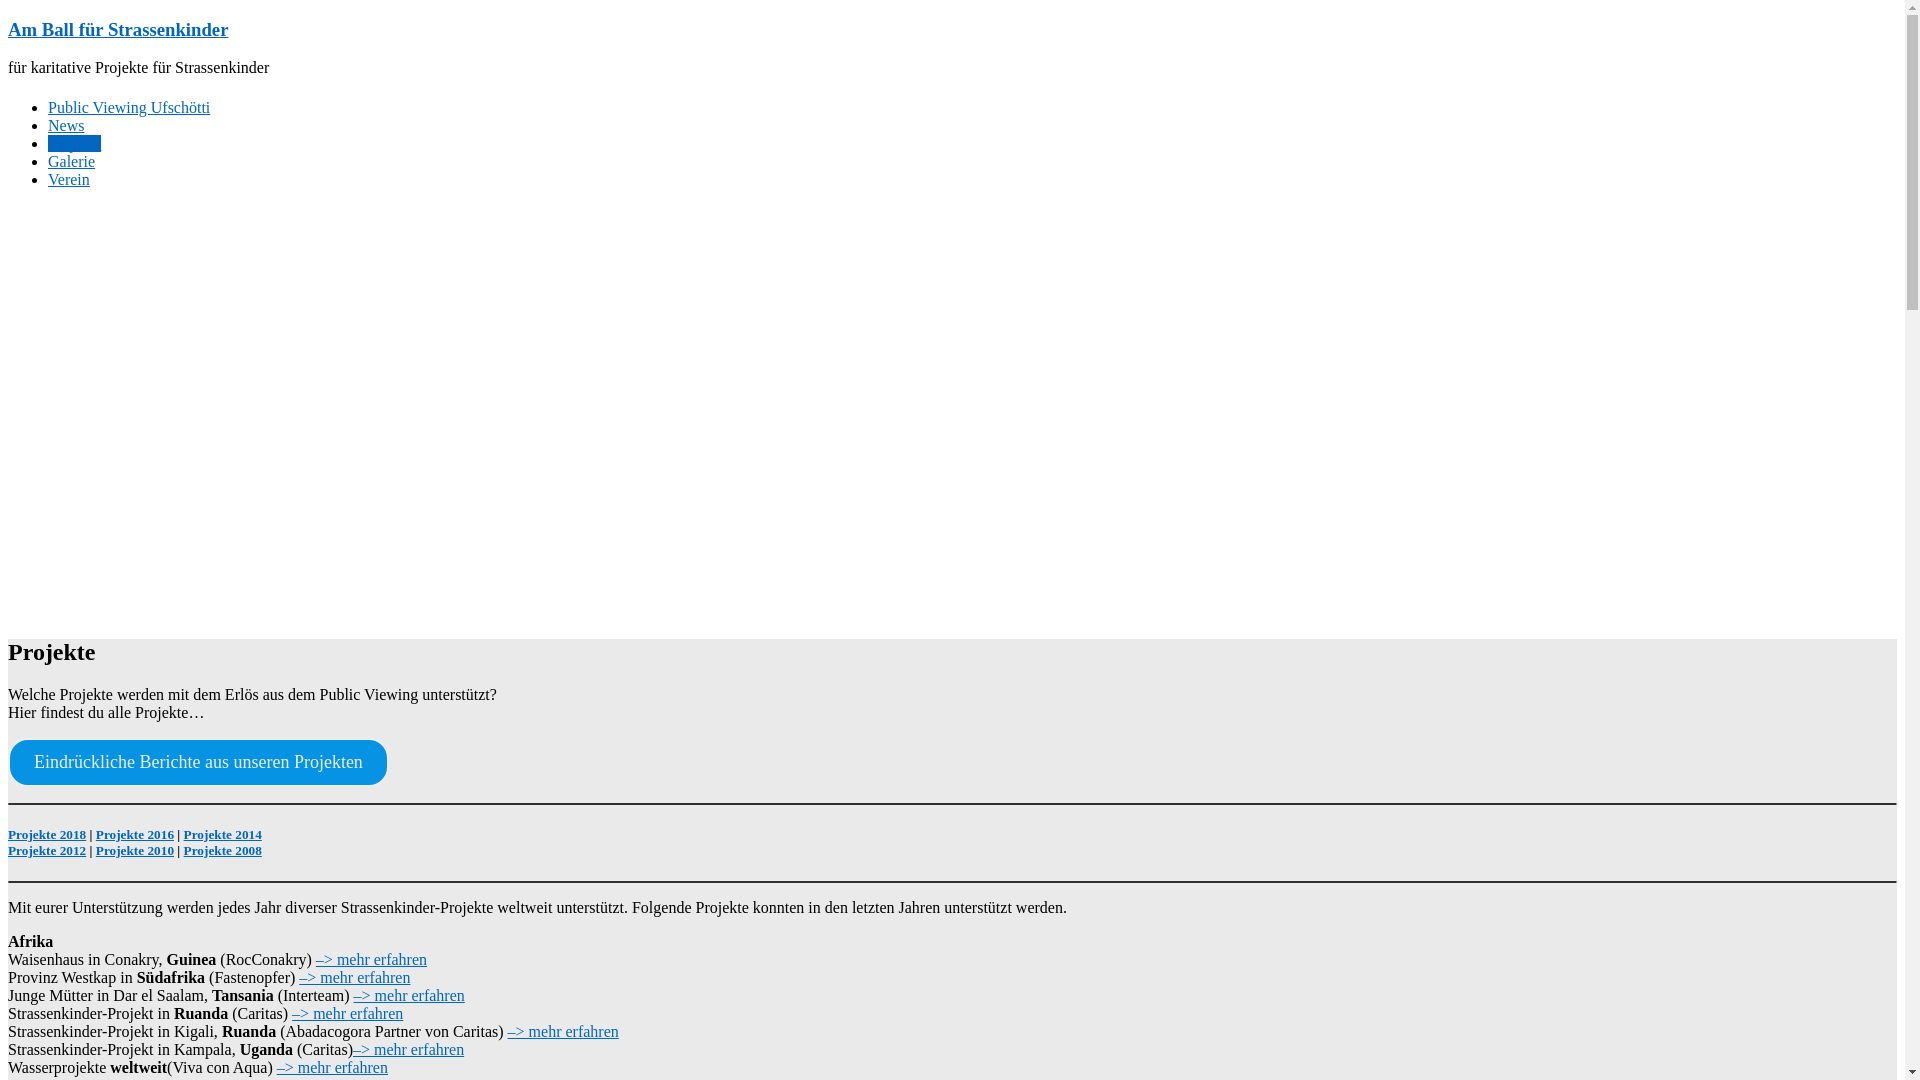 The image size is (1920, 1080). What do you see at coordinates (71, 160) in the screenshot?
I see `'Galerie'` at bounding box center [71, 160].